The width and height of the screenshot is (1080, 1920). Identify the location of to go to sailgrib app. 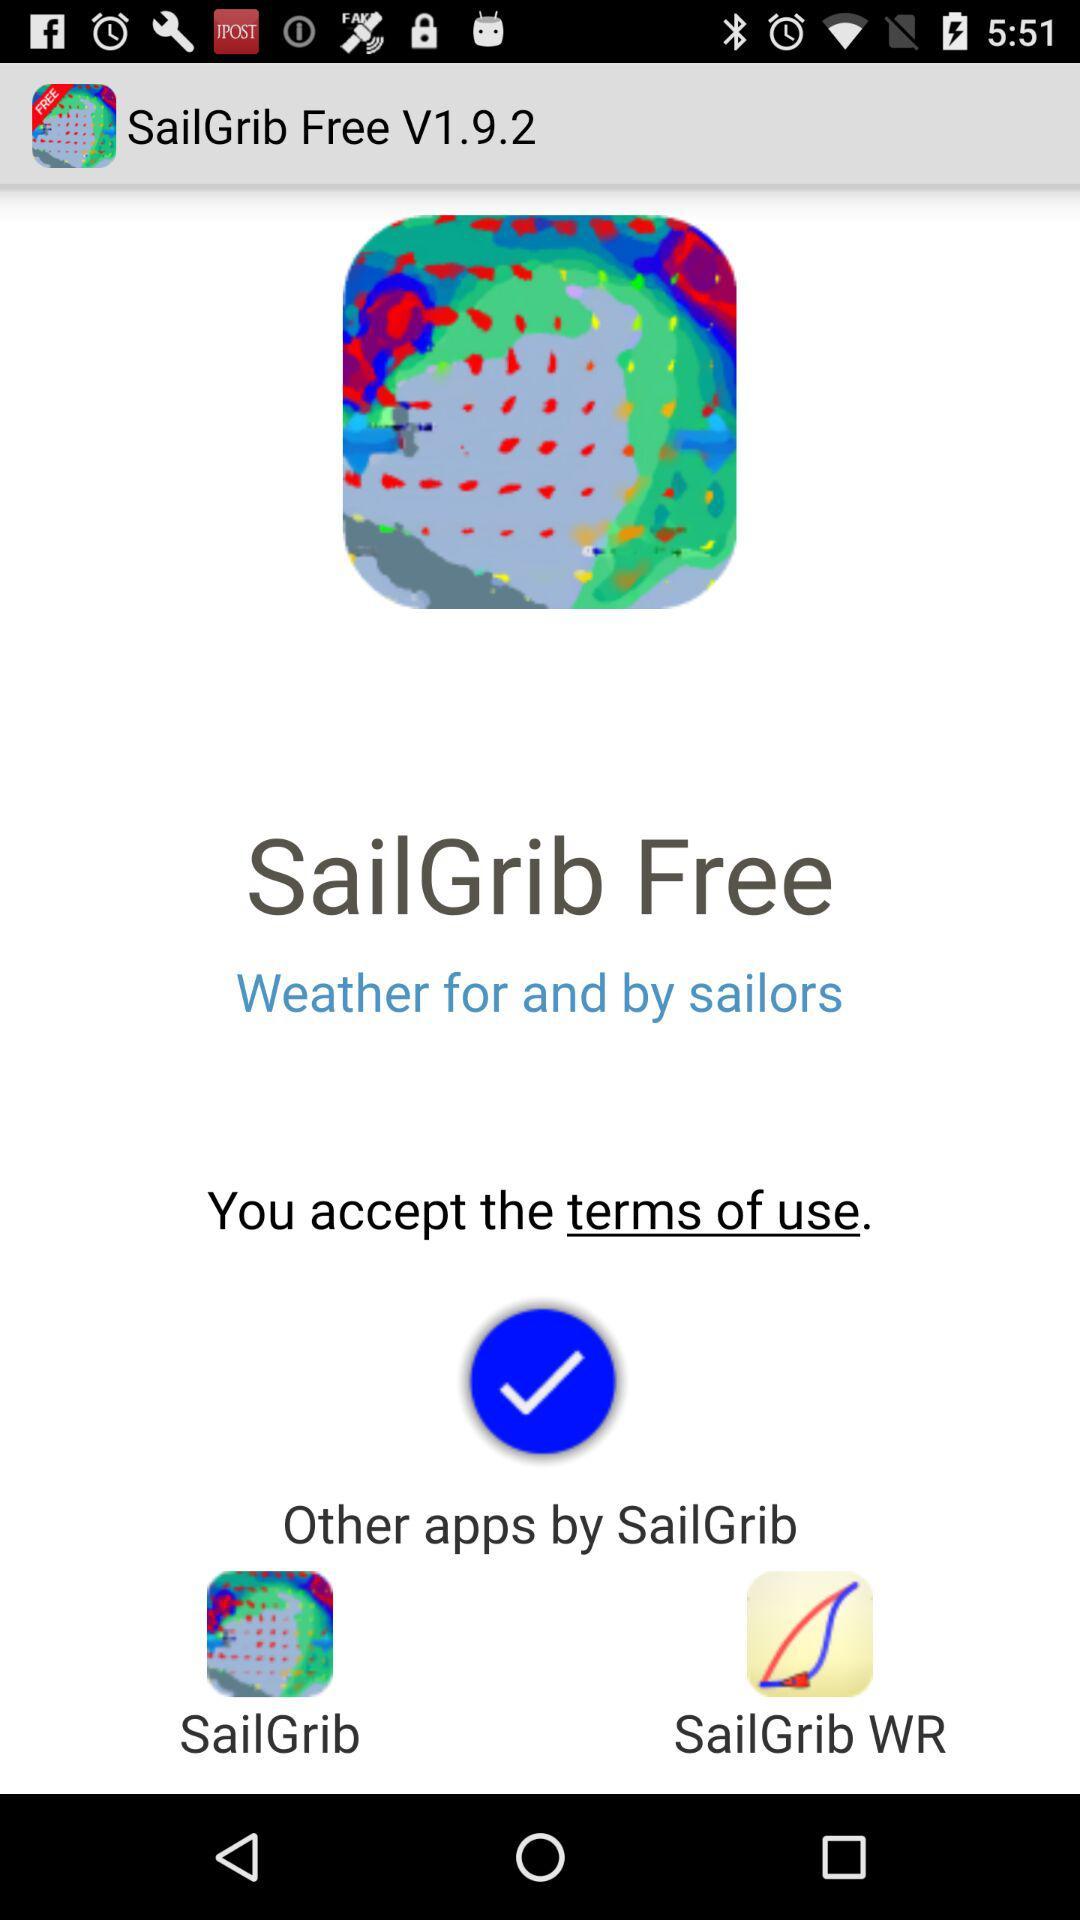
(270, 1634).